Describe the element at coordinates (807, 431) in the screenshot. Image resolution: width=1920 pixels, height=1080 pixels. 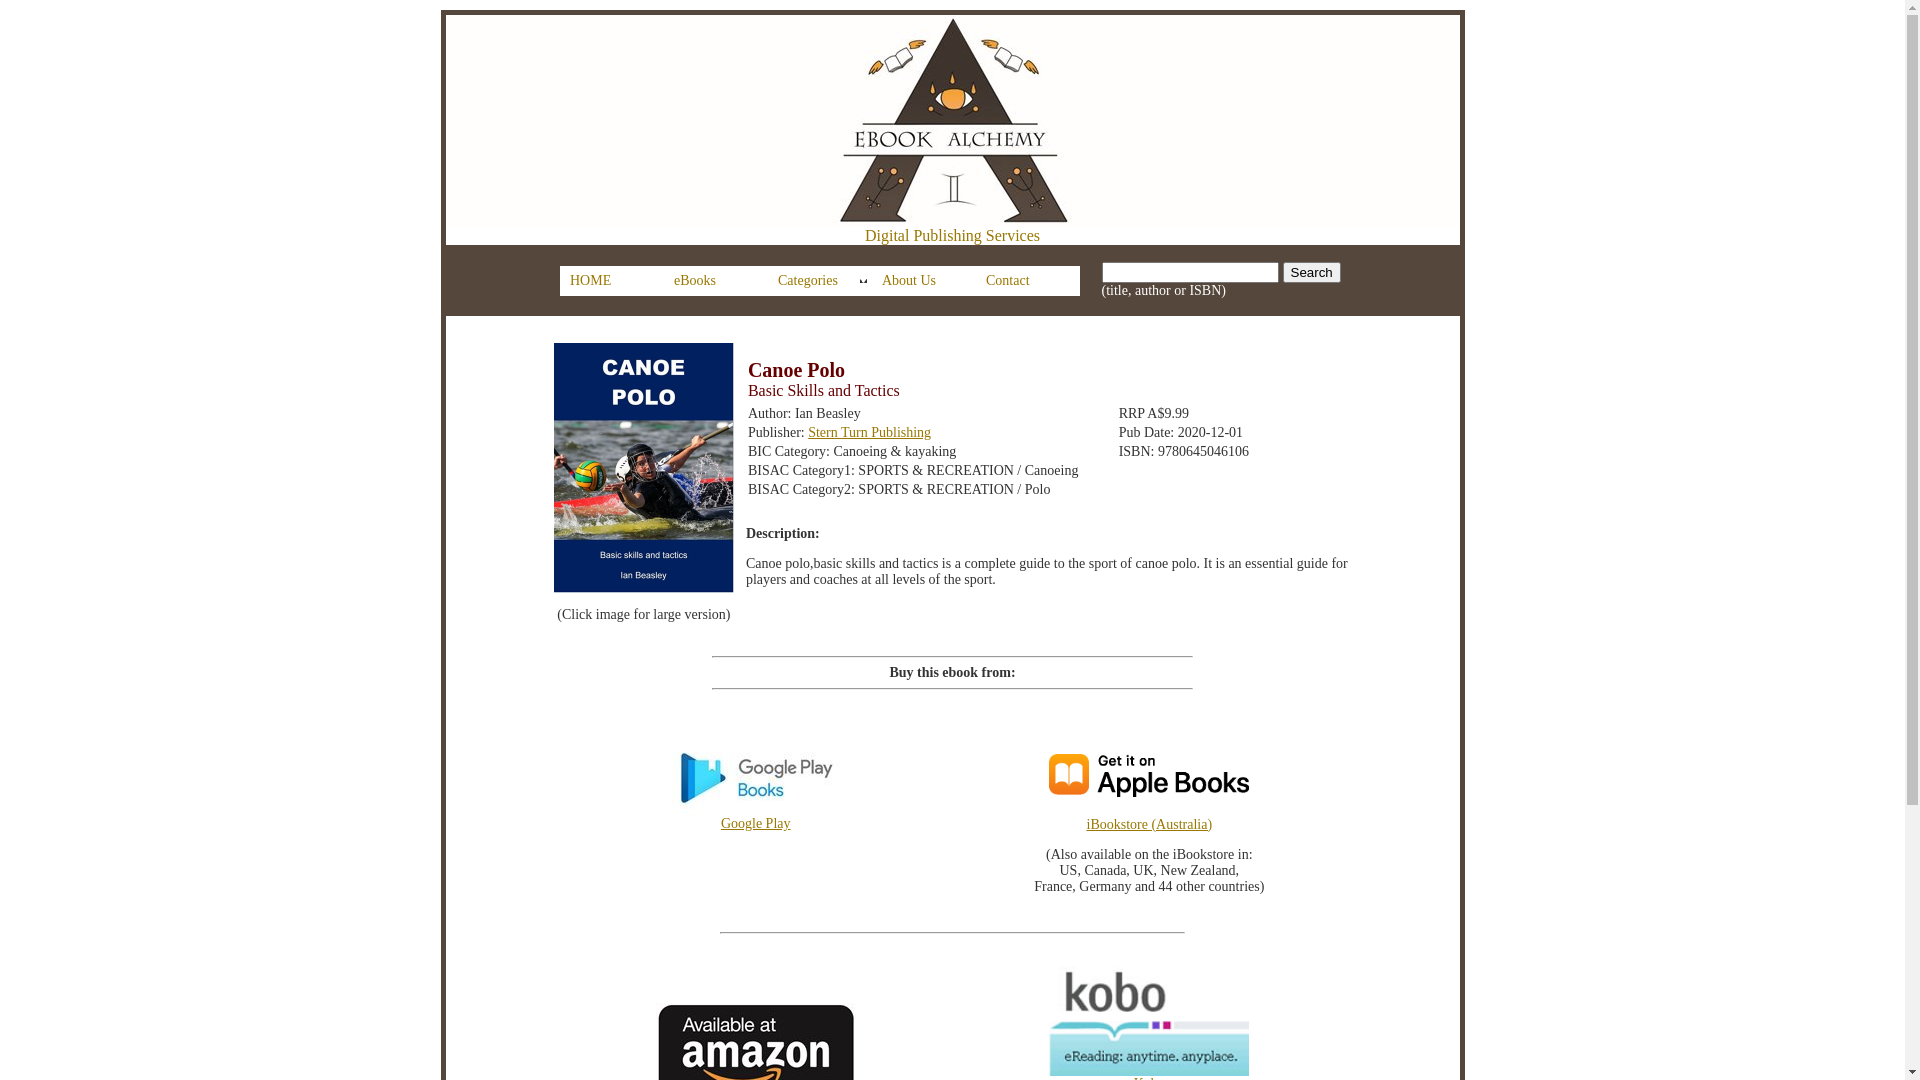
I see `'Stern Turn Publishing'` at that location.